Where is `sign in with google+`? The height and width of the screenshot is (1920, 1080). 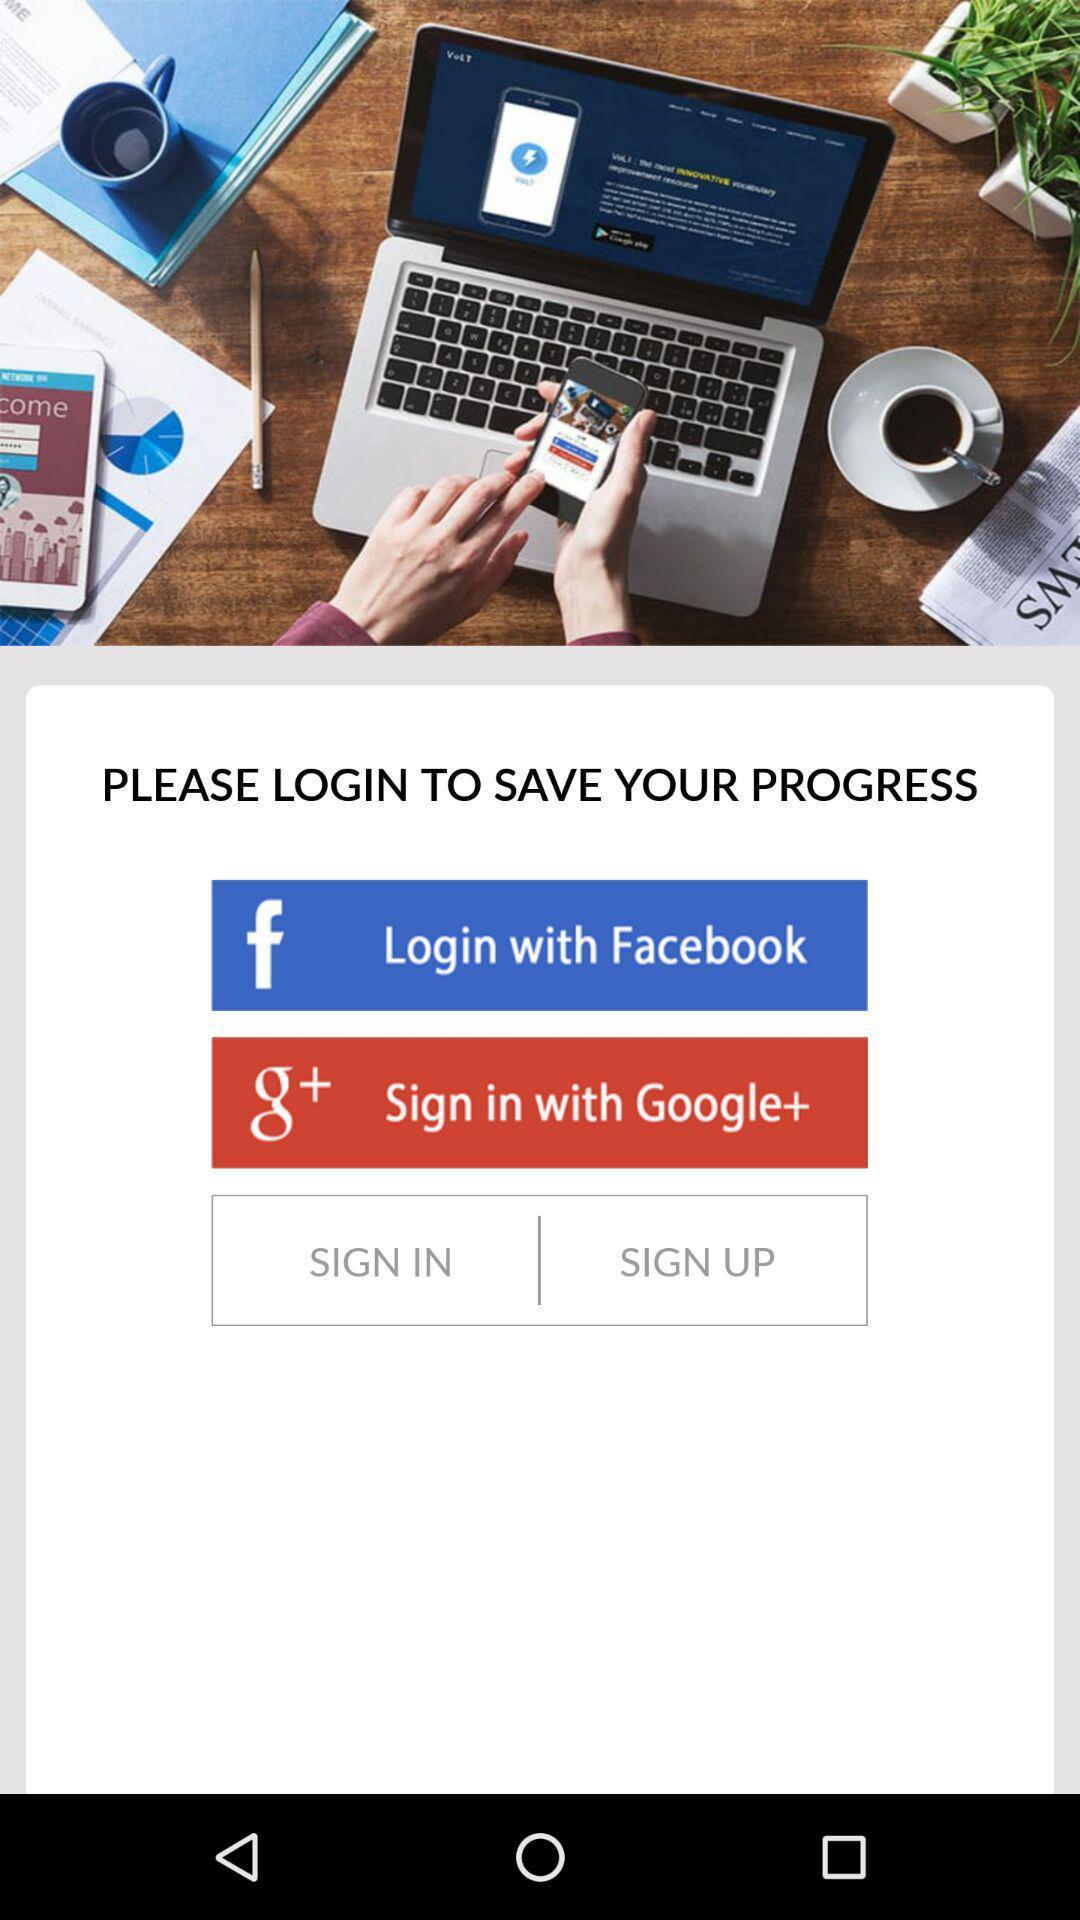 sign in with google+ is located at coordinates (538, 1101).